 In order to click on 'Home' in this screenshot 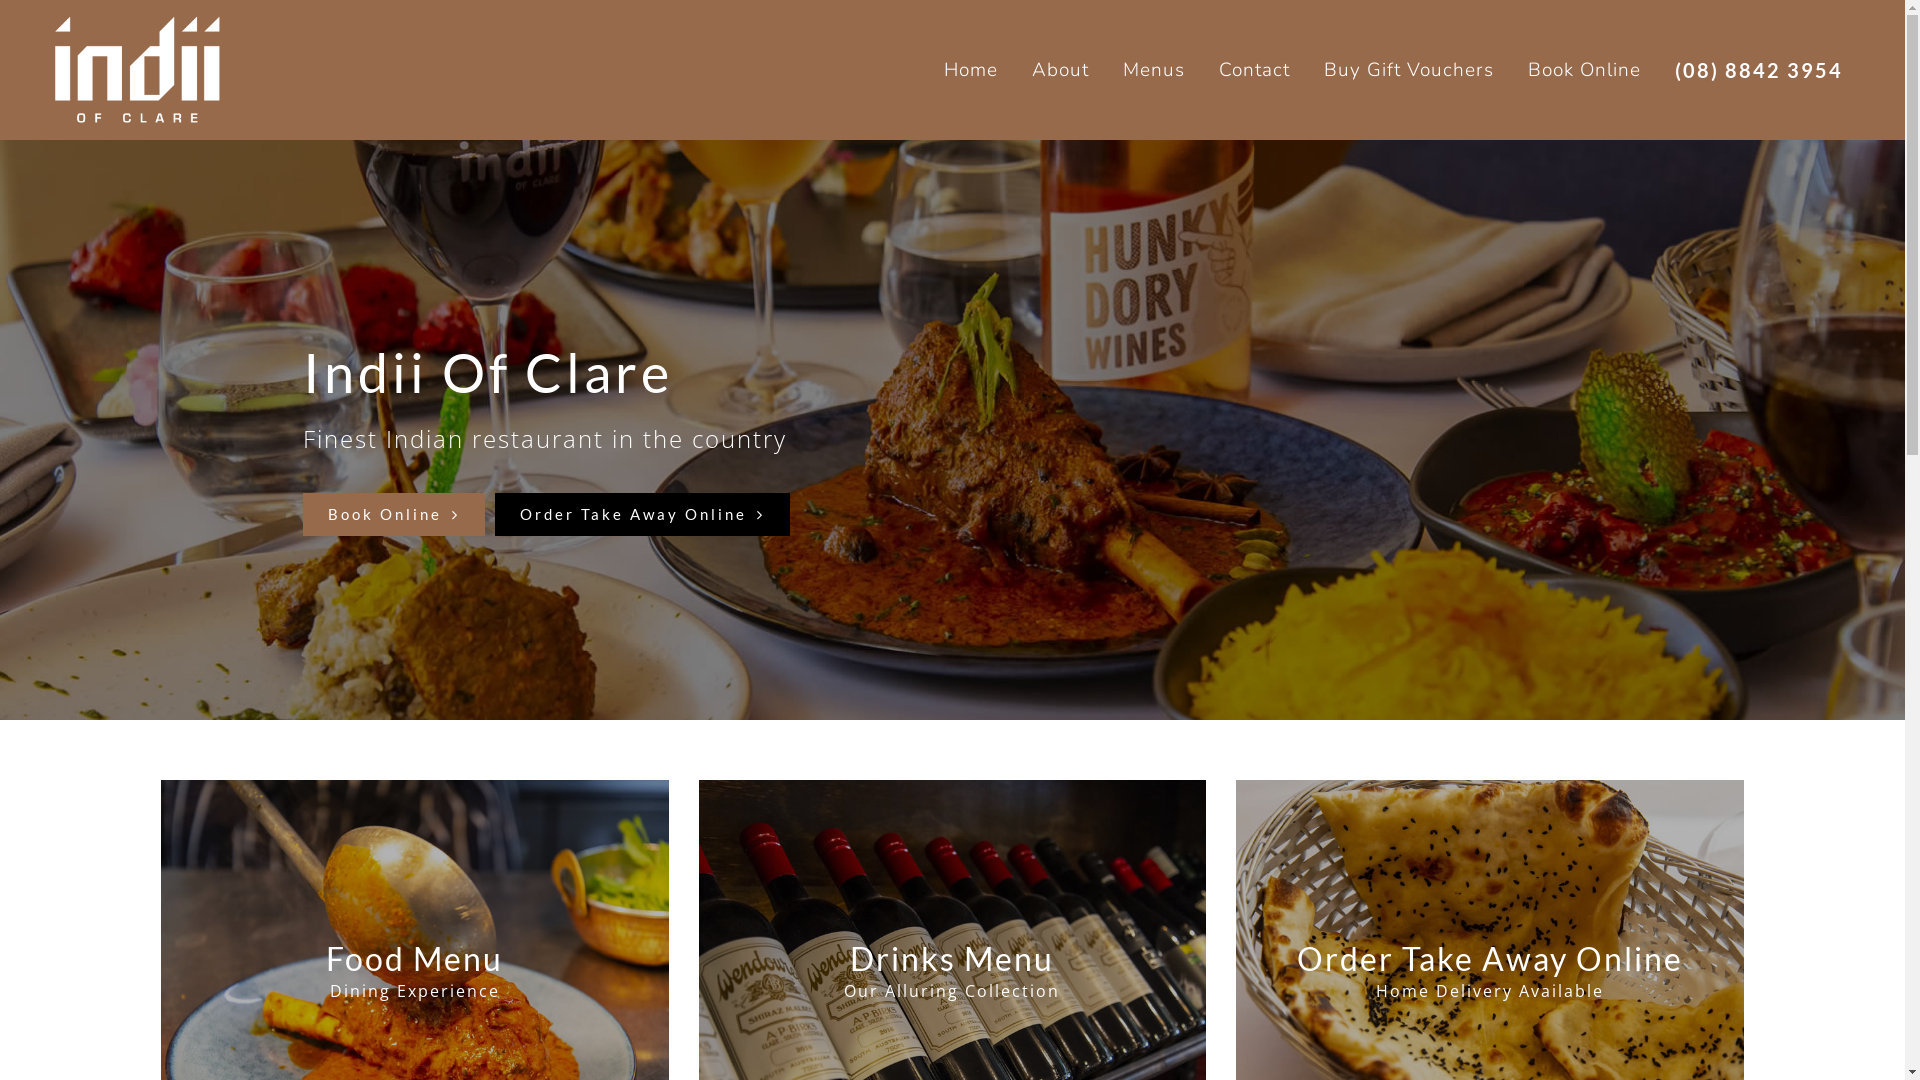, I will do `click(970, 68)`.